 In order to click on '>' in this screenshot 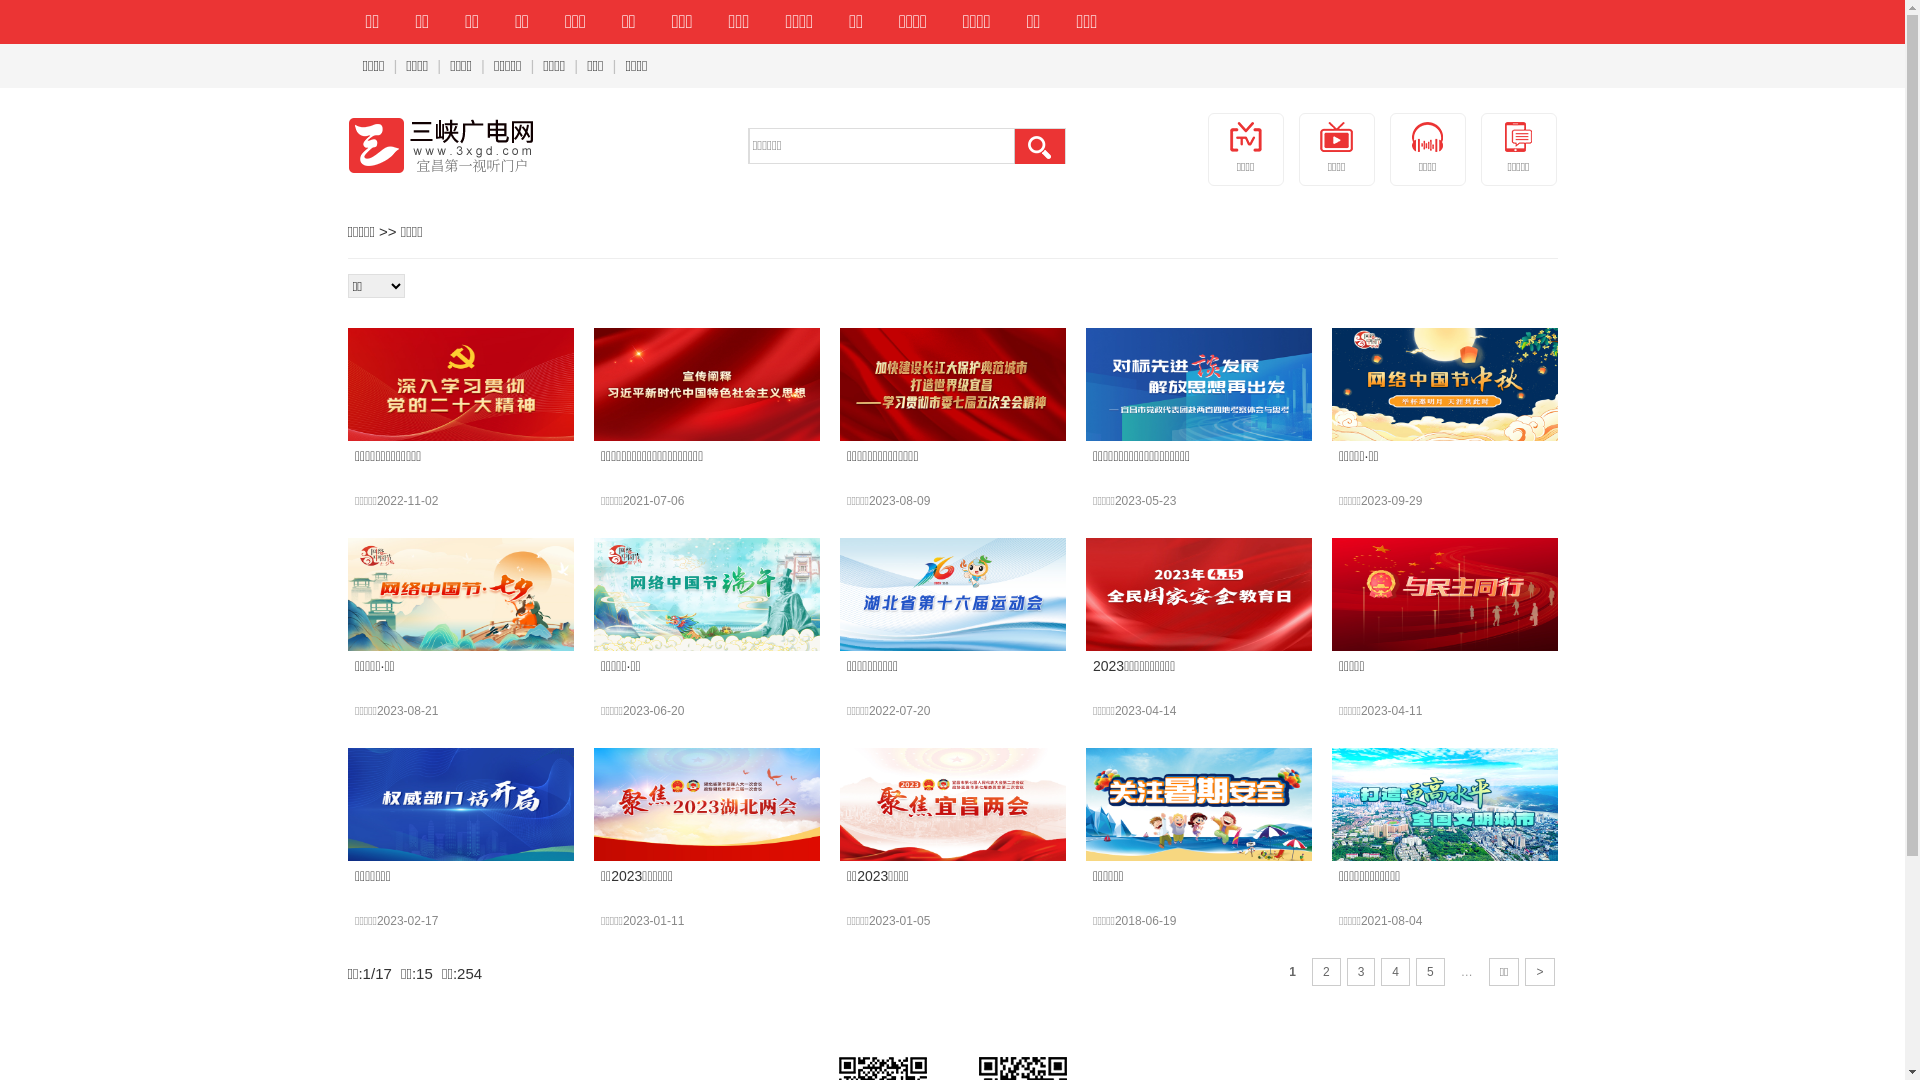, I will do `click(1538, 971)`.